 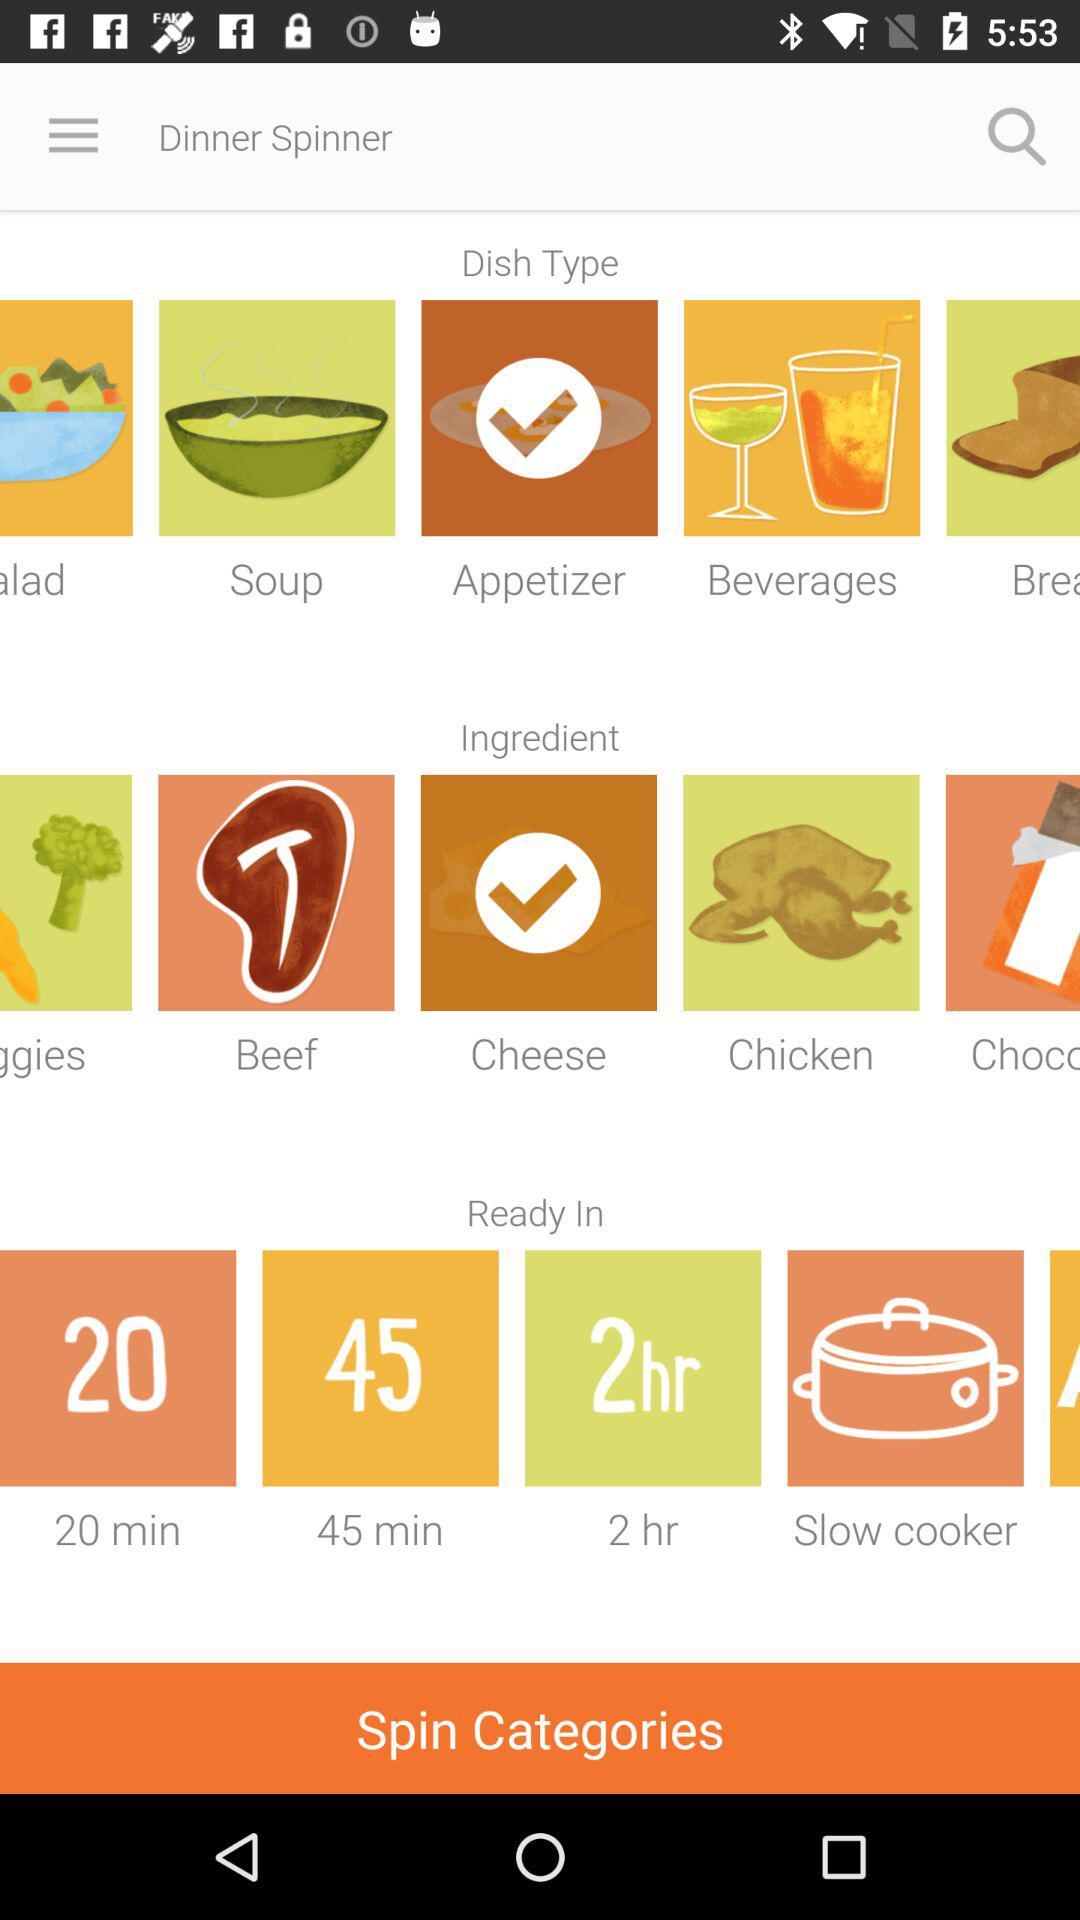 I want to click on the icon which is below dish type, so click(x=538, y=416).